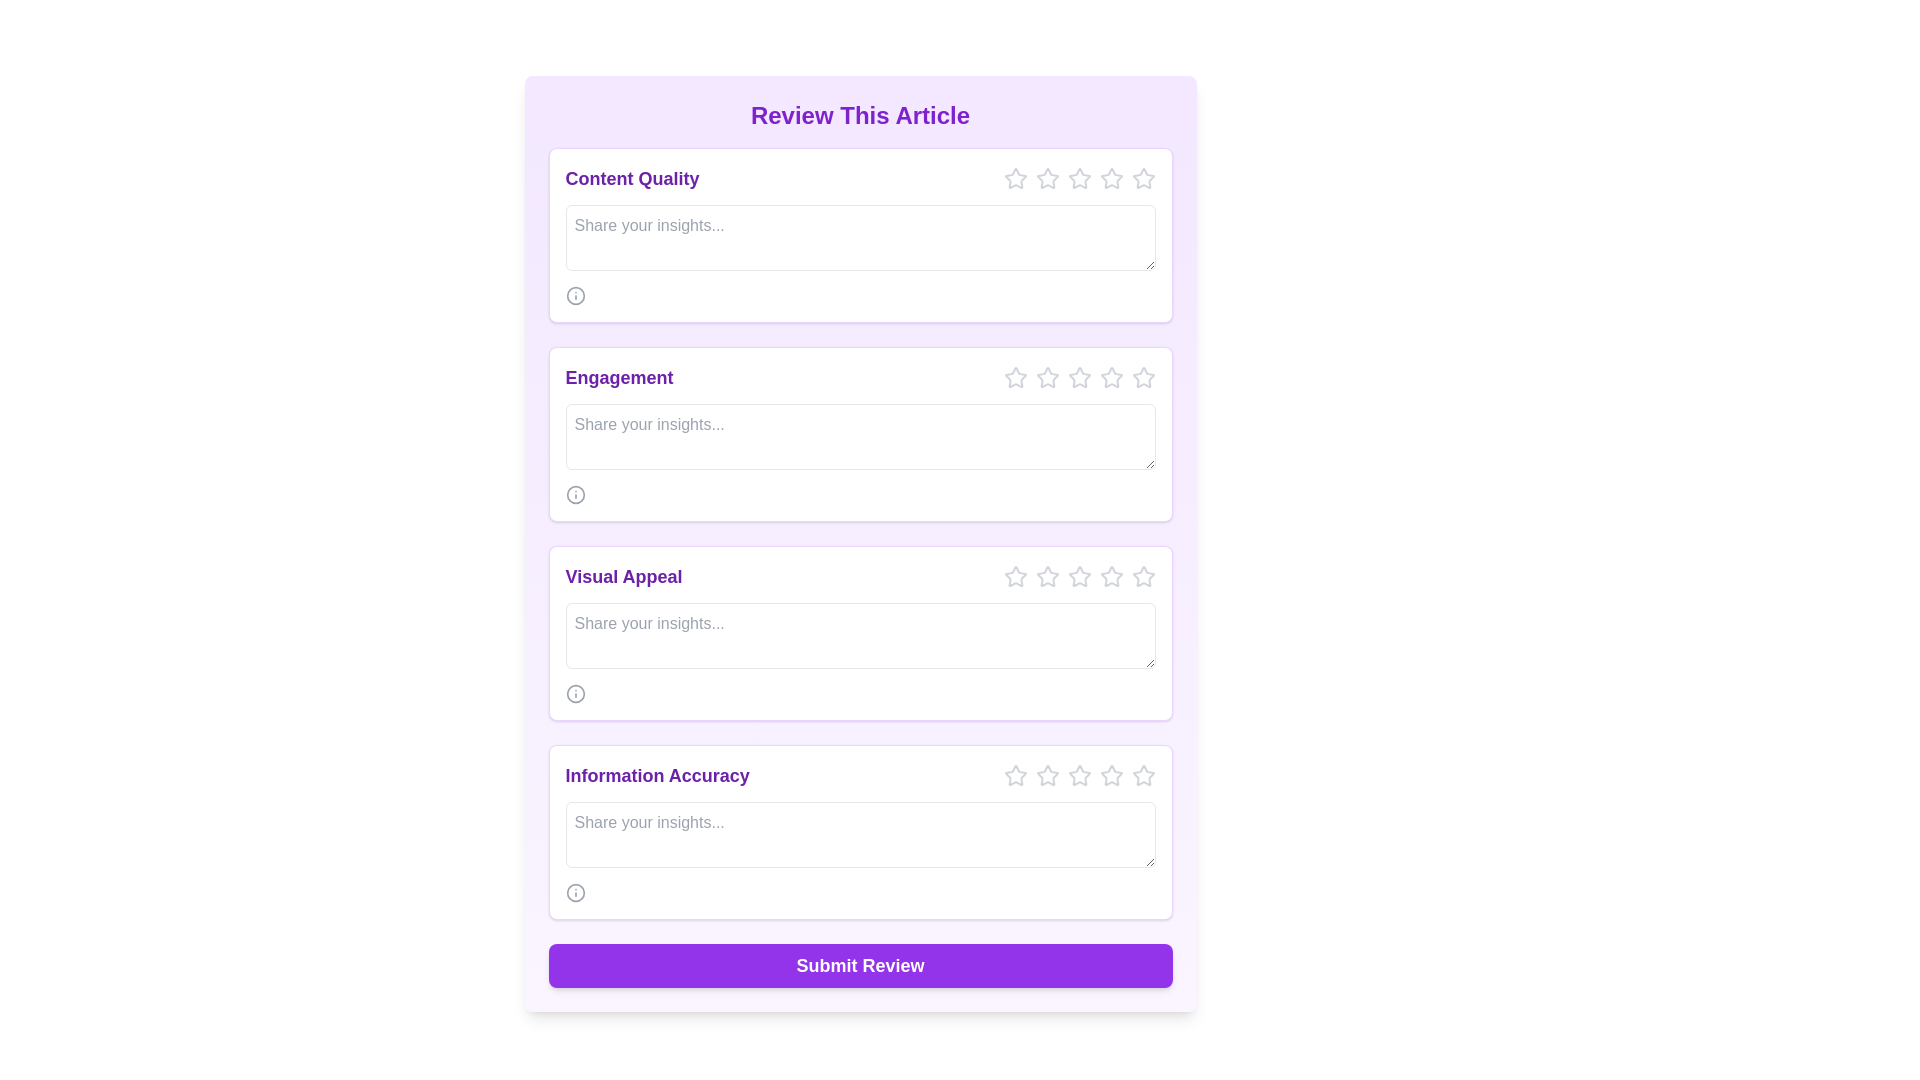 This screenshot has width=1920, height=1080. I want to click on the Title and rating component, so click(860, 577).